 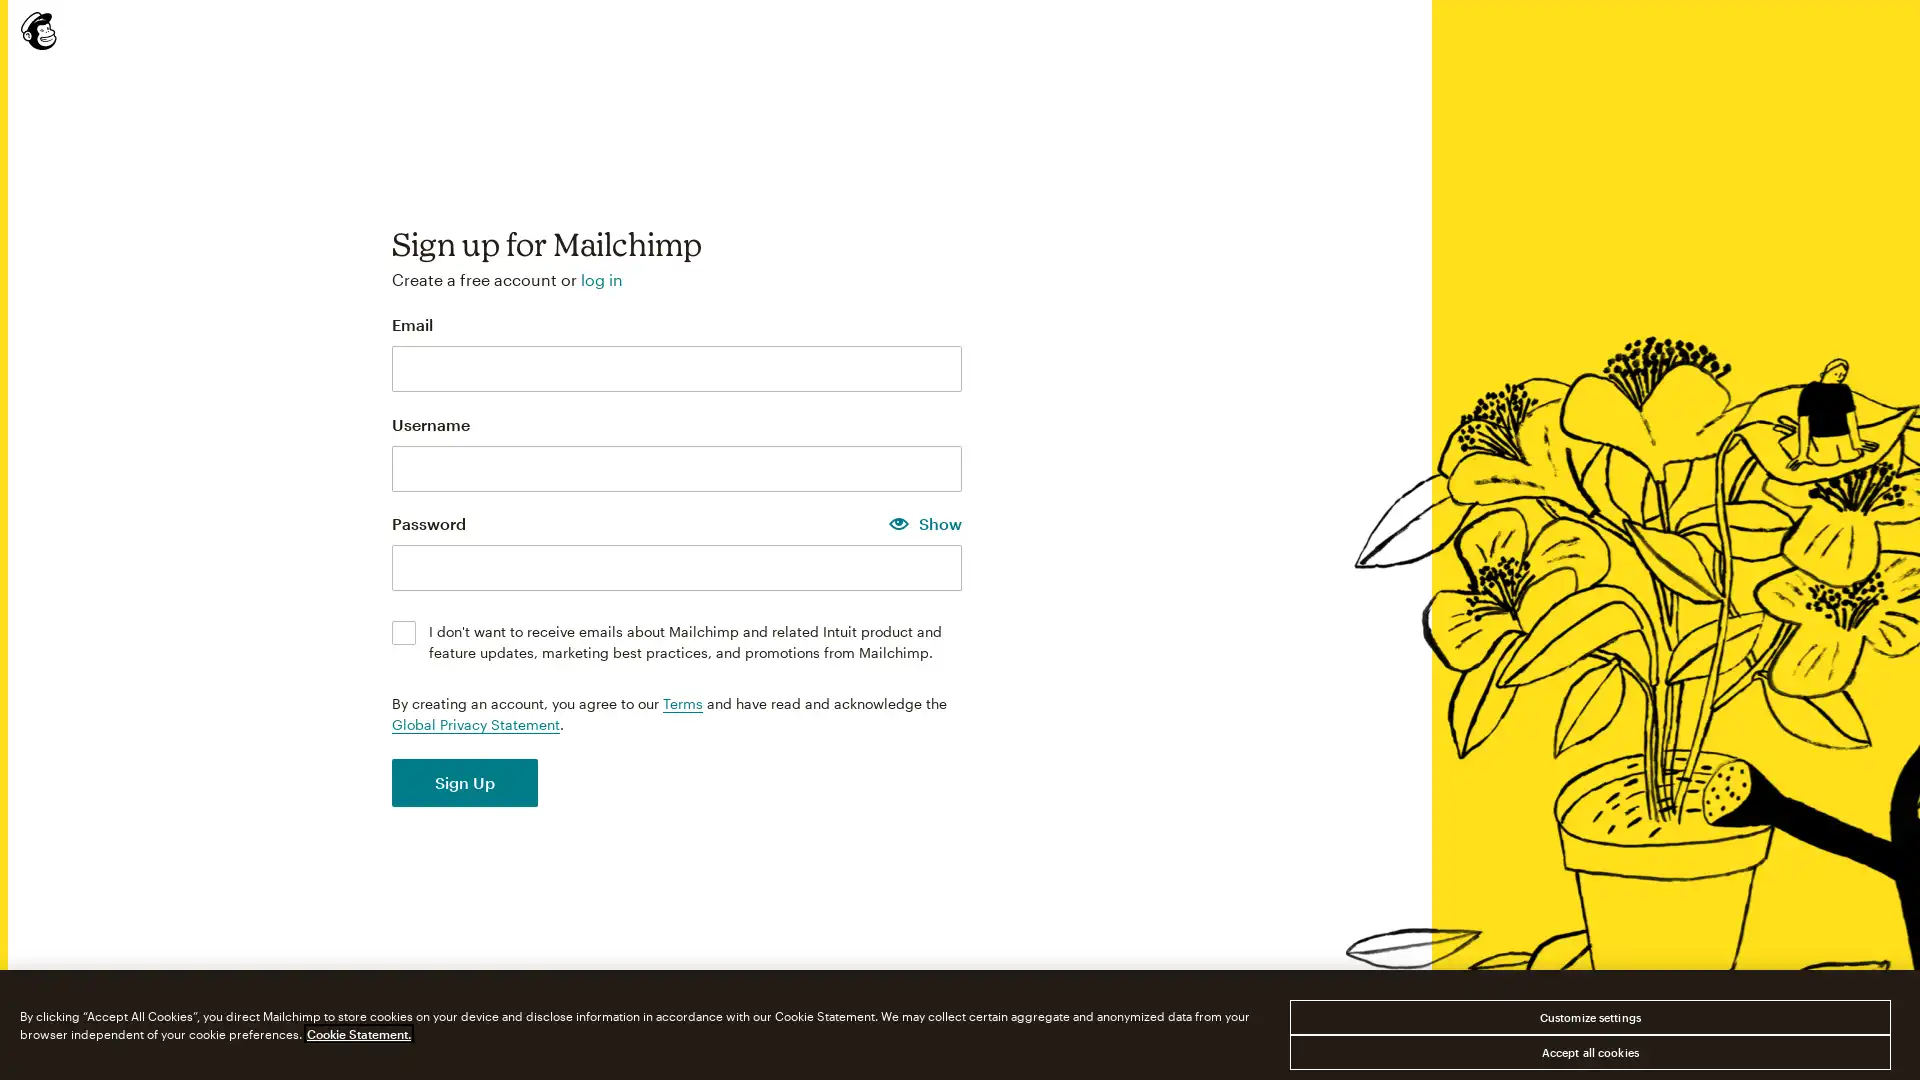 What do you see at coordinates (1588, 1051) in the screenshot?
I see `Accept all cookies` at bounding box center [1588, 1051].